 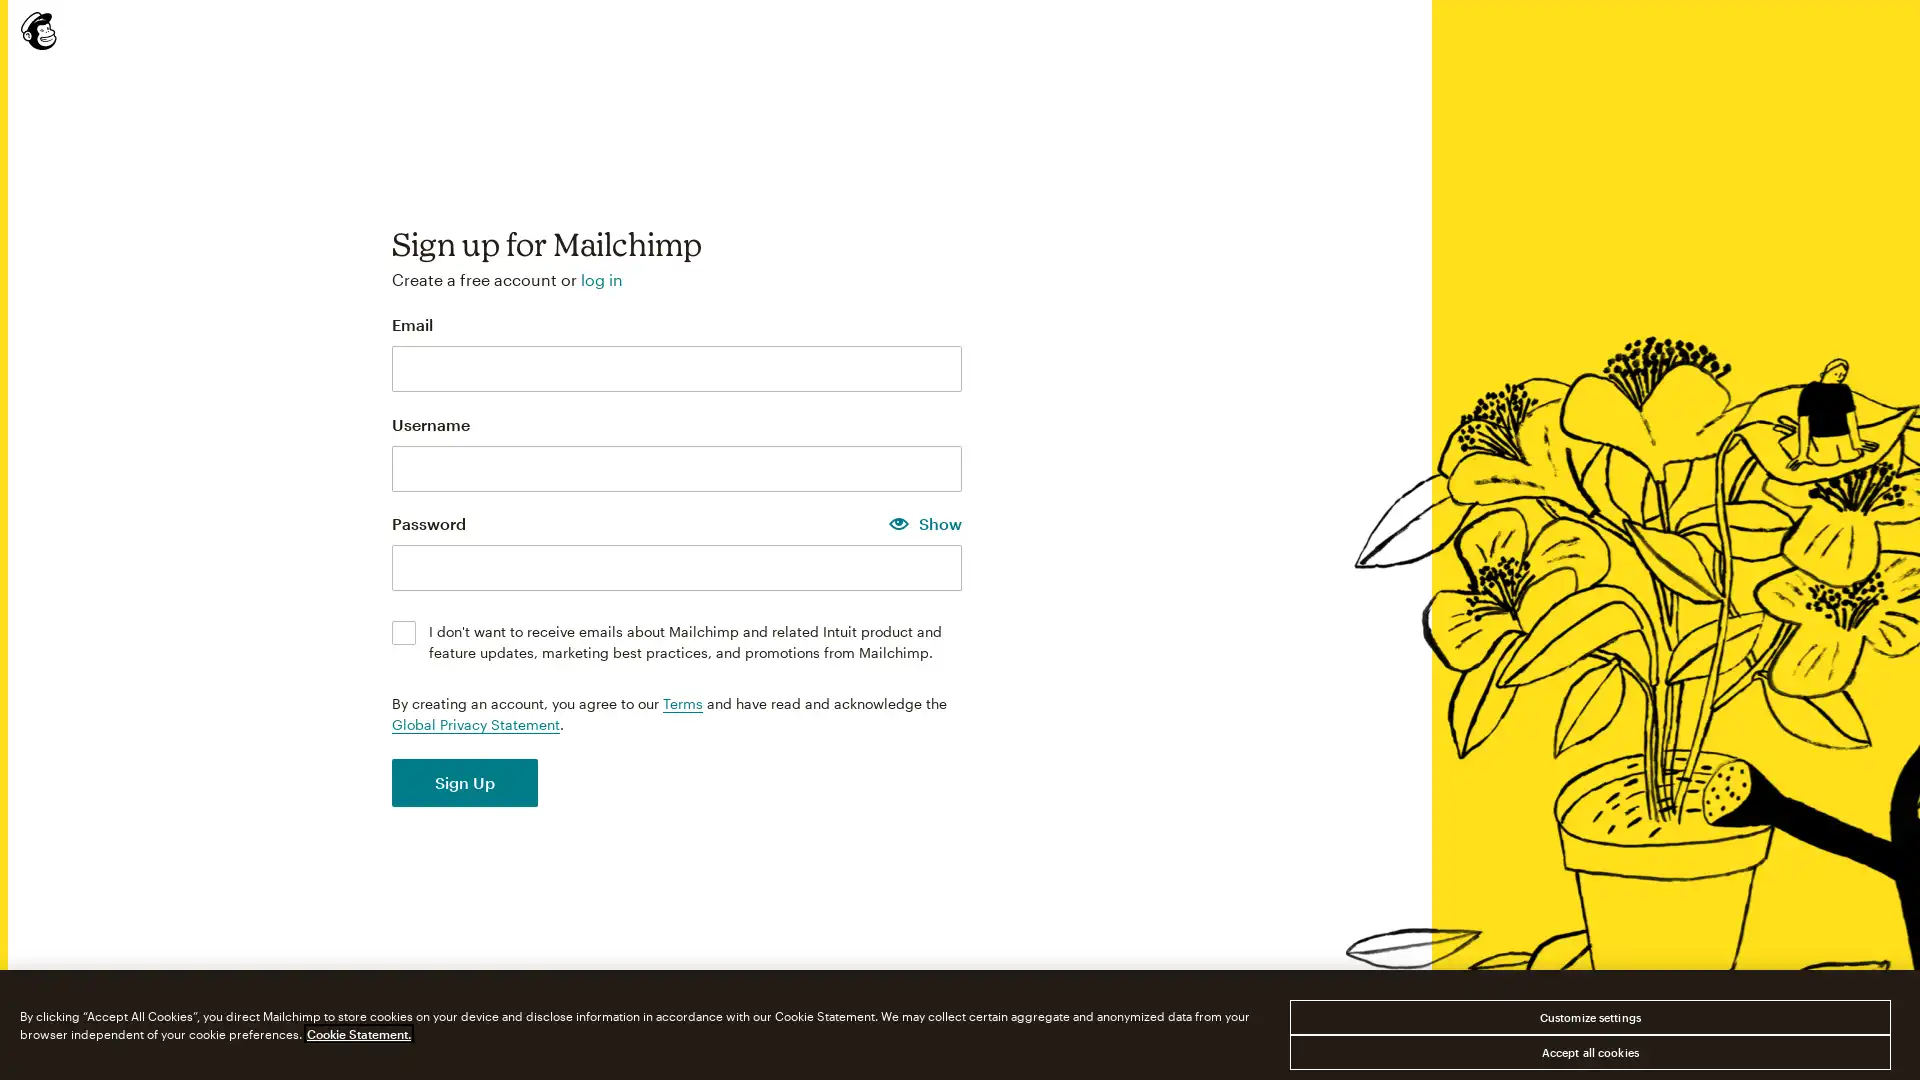 What do you see at coordinates (1588, 1051) in the screenshot?
I see `Accept all cookies` at bounding box center [1588, 1051].